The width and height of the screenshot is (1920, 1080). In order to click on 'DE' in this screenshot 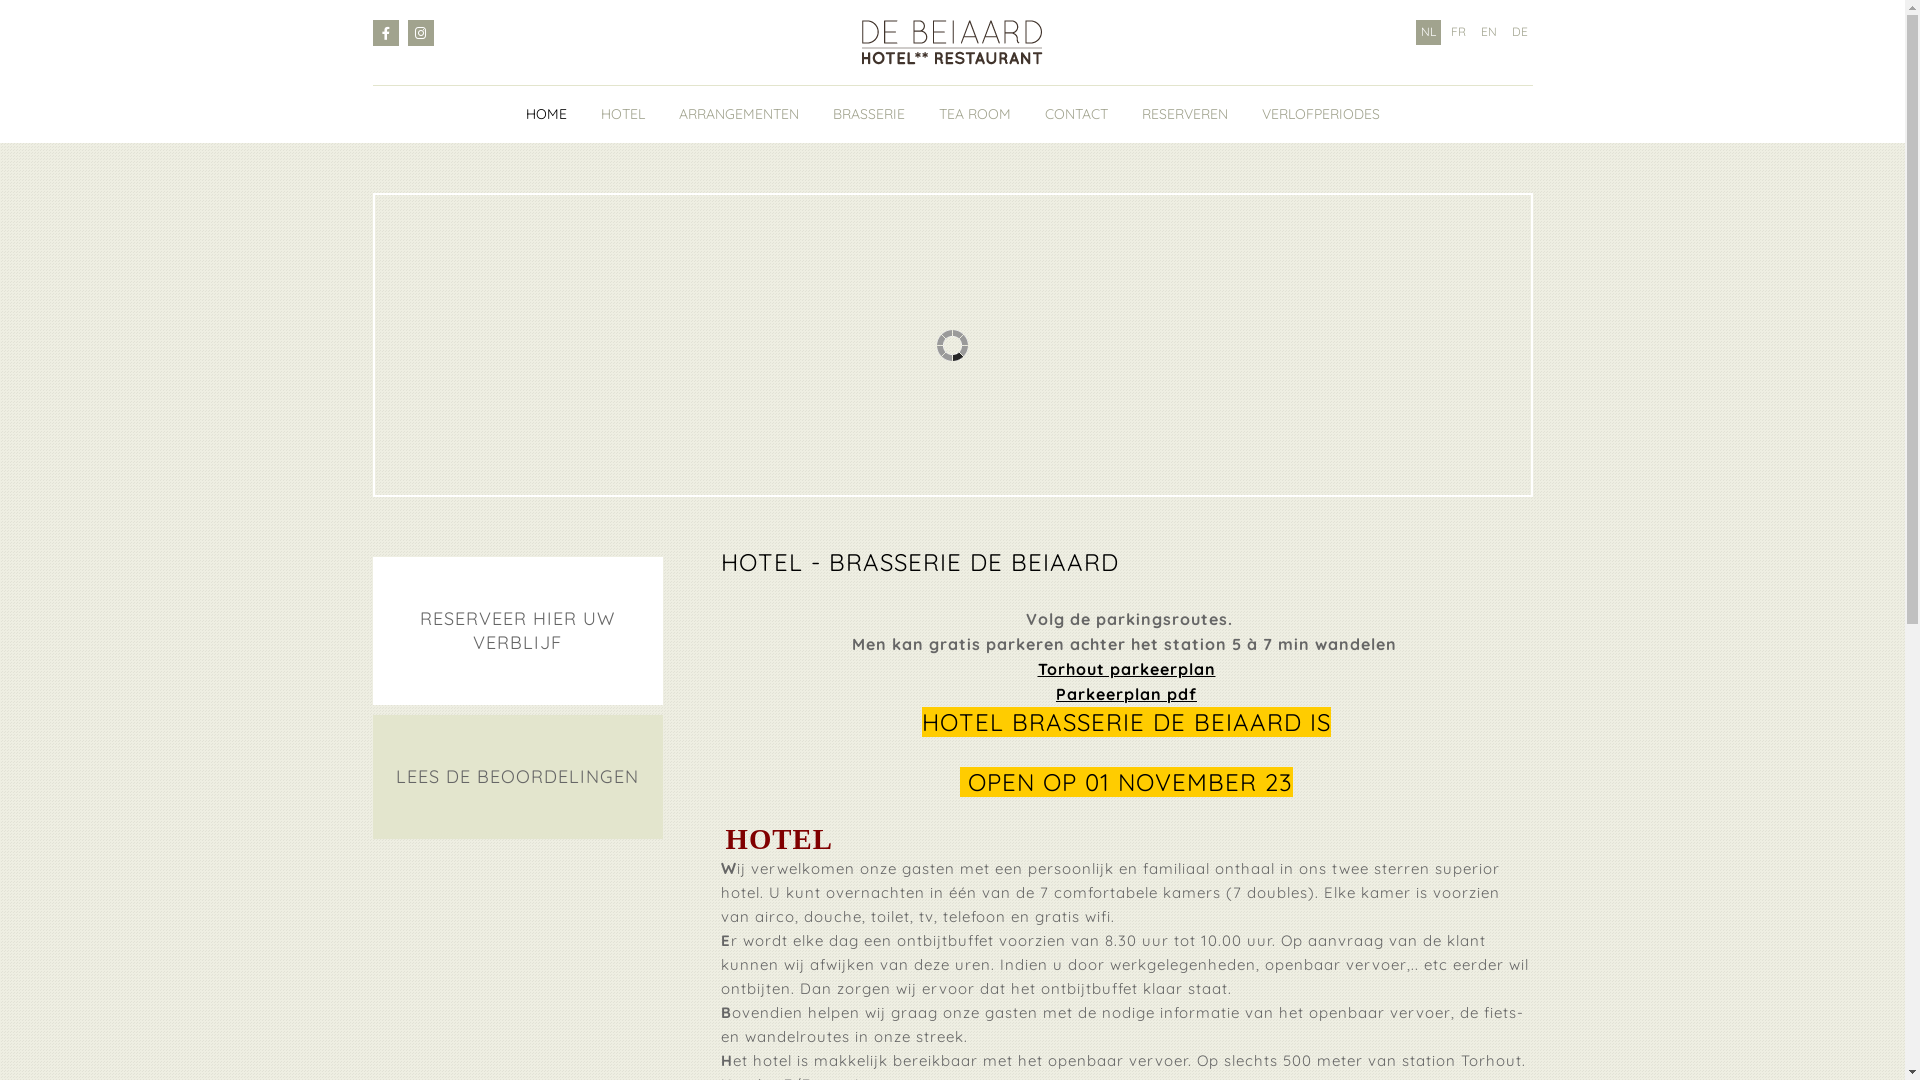, I will do `click(1506, 32)`.